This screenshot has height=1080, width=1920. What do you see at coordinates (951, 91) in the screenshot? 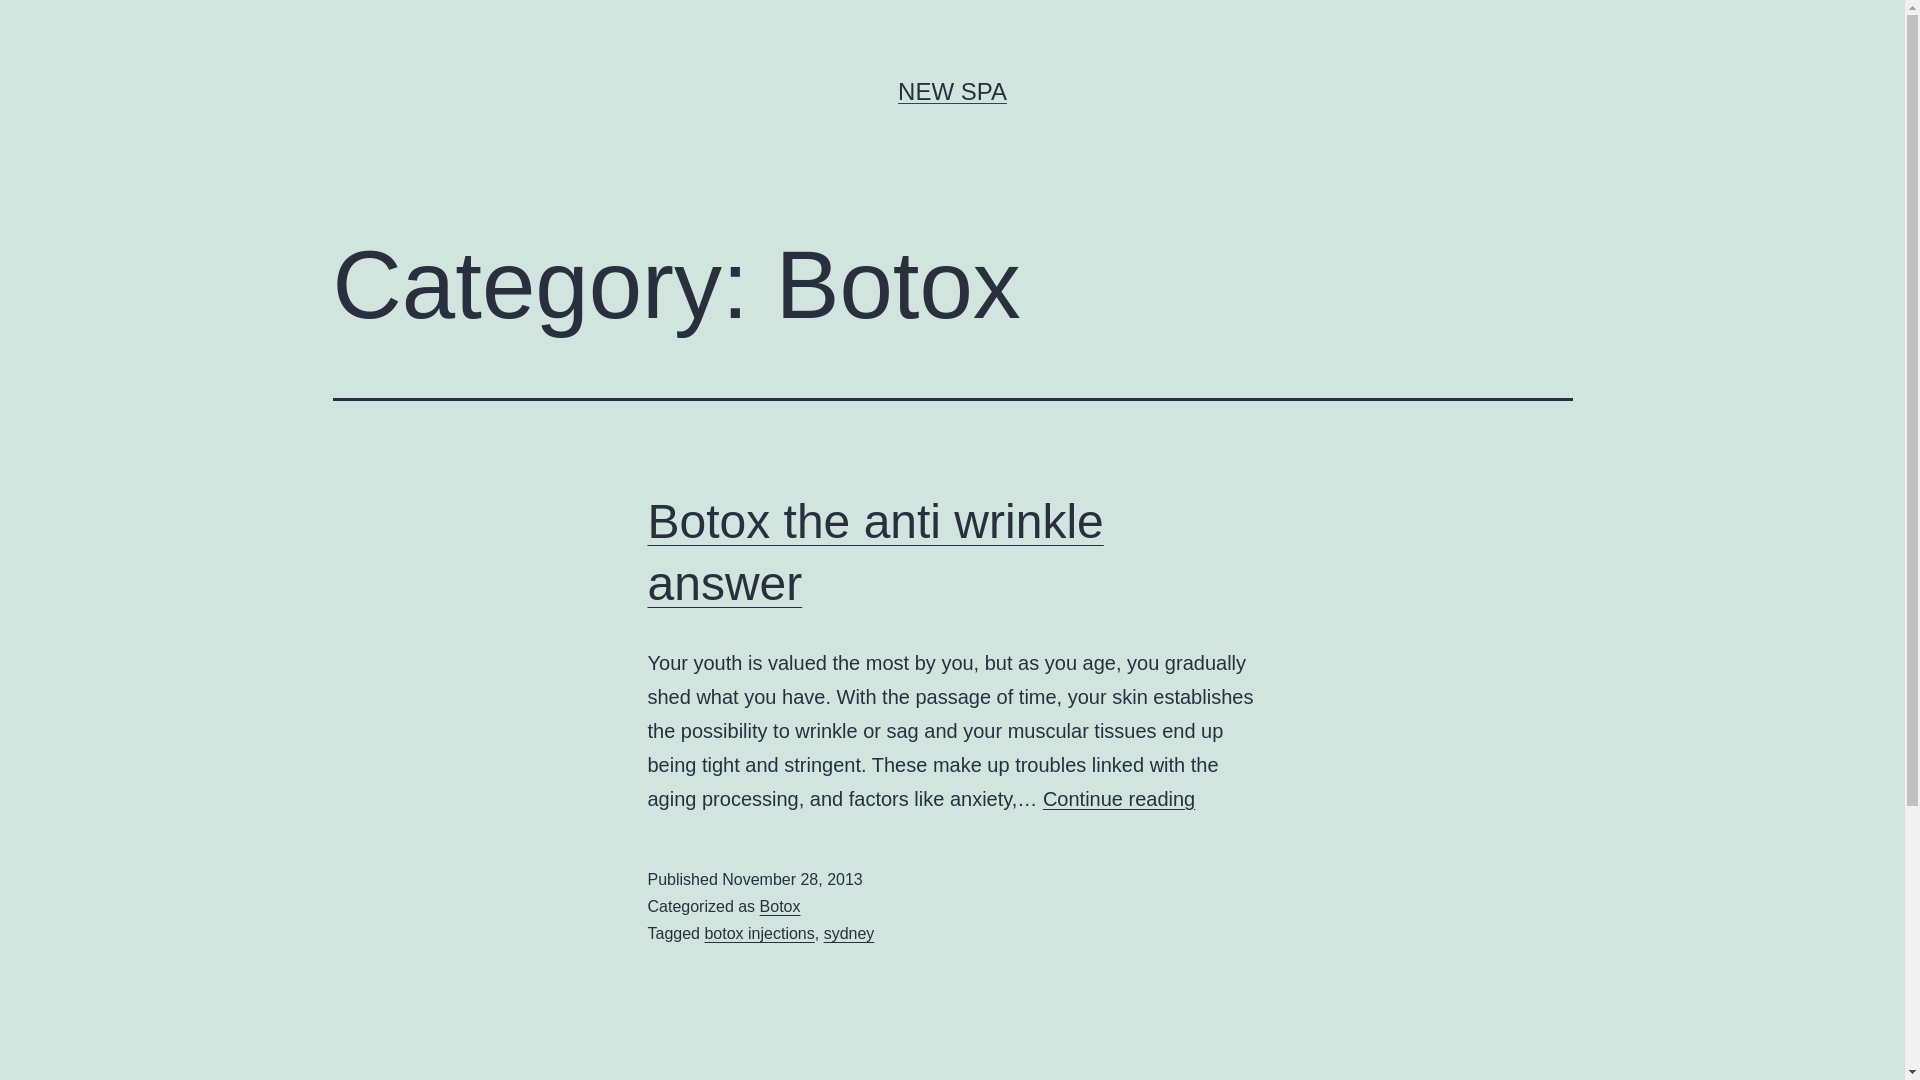
I see `'NEW SPA'` at bounding box center [951, 91].